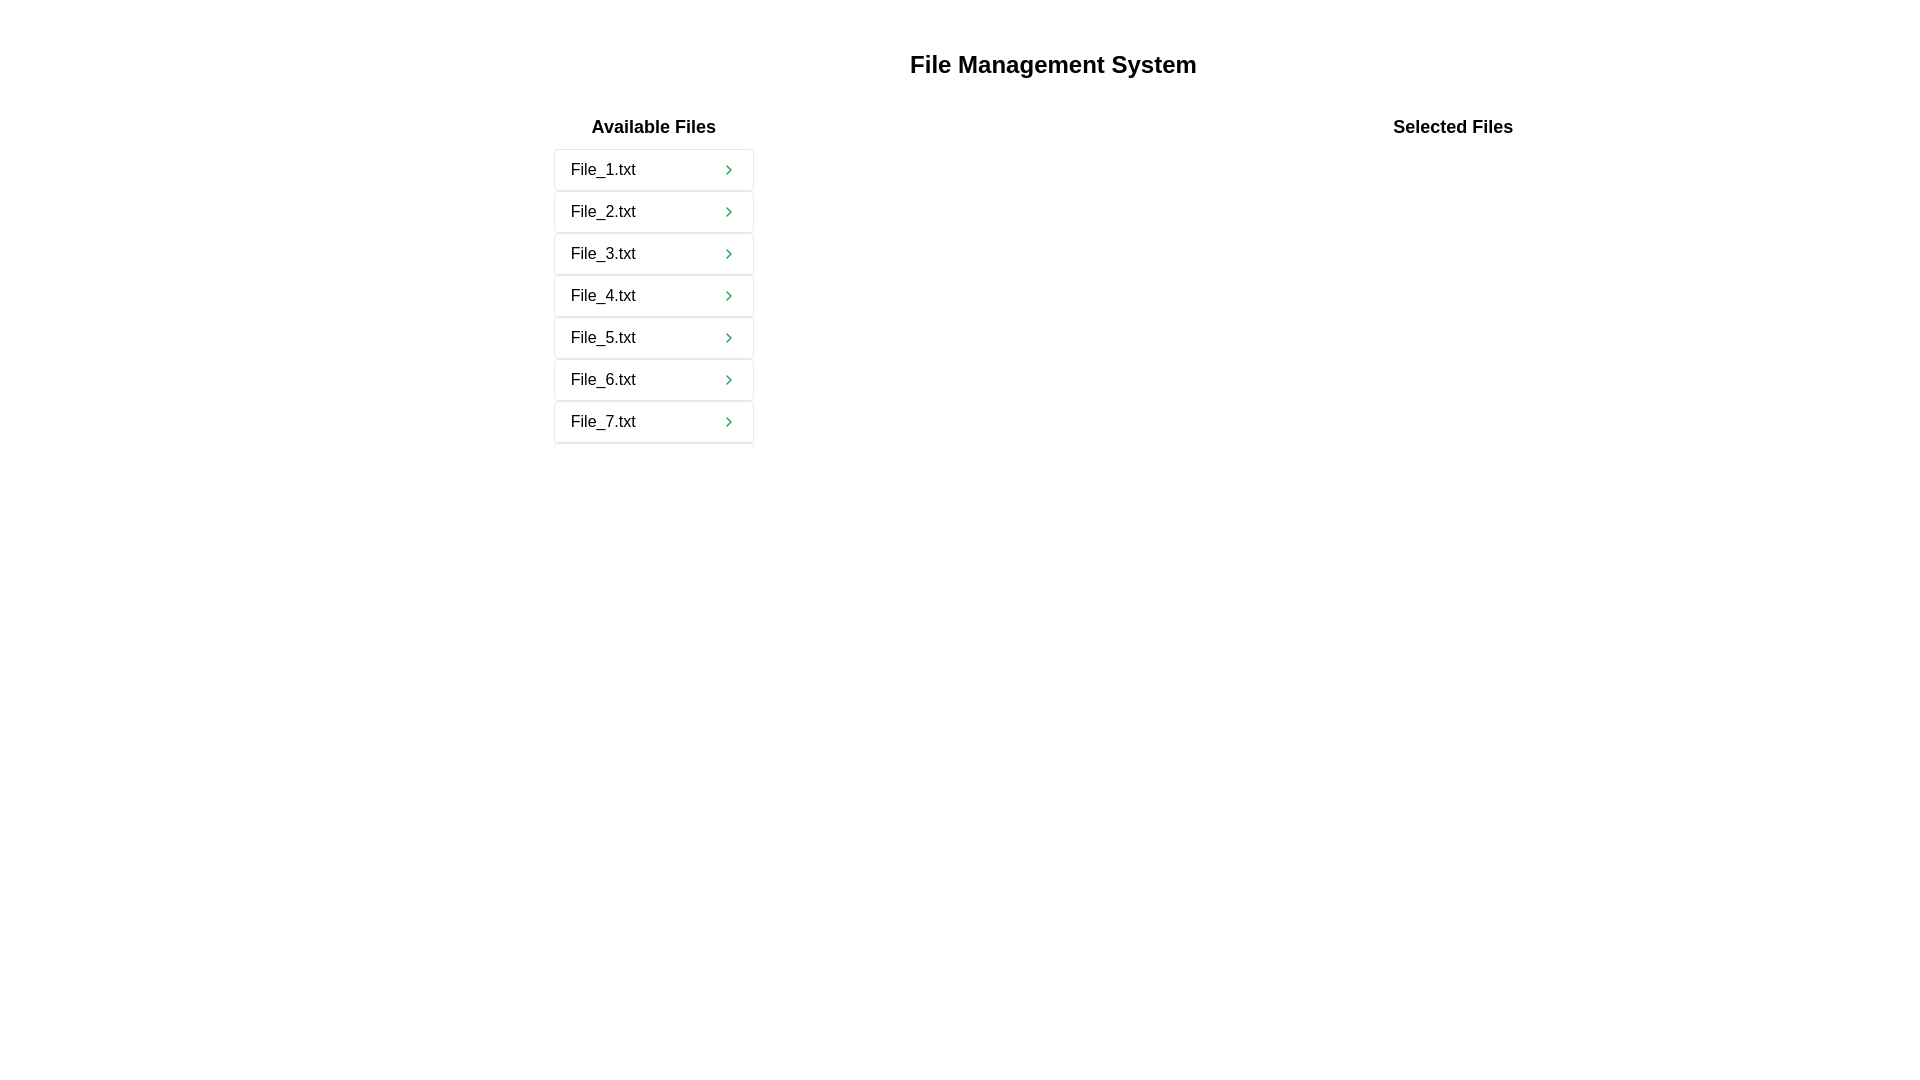 The height and width of the screenshot is (1080, 1920). I want to click on the selectable file item named 'File_3.txt' in the 'Available Files' panel, so click(653, 253).